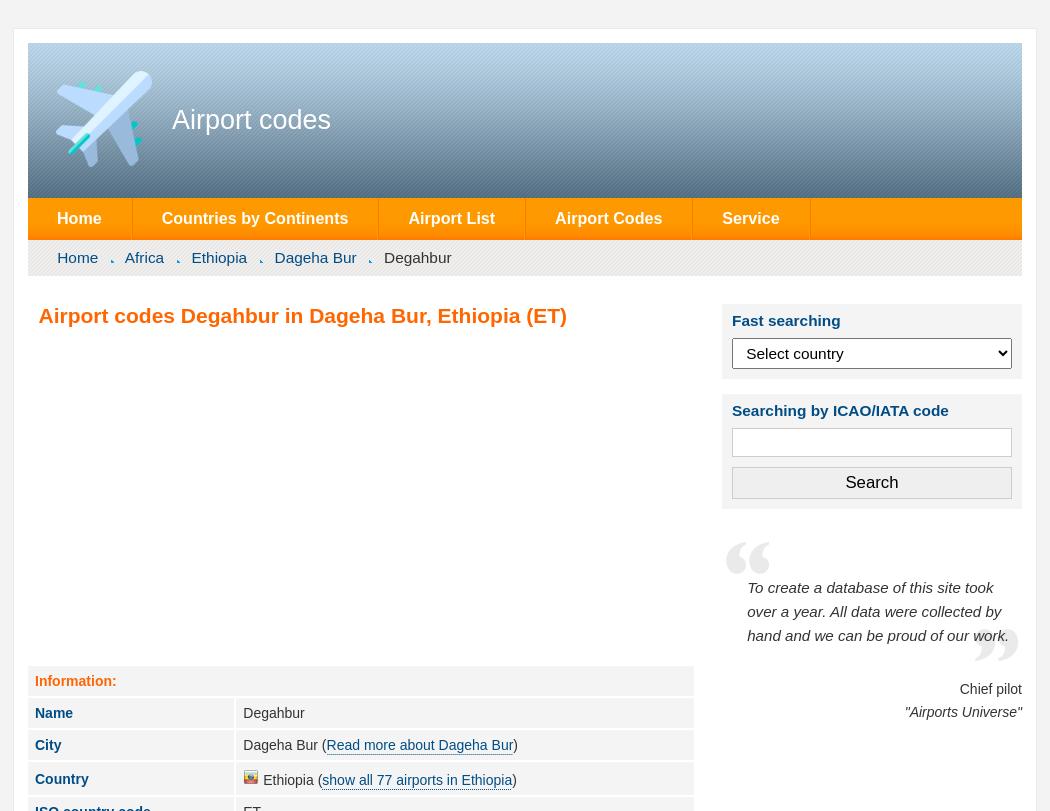 This screenshot has height=811, width=1050. What do you see at coordinates (990, 688) in the screenshot?
I see `'Chief pilot'` at bounding box center [990, 688].